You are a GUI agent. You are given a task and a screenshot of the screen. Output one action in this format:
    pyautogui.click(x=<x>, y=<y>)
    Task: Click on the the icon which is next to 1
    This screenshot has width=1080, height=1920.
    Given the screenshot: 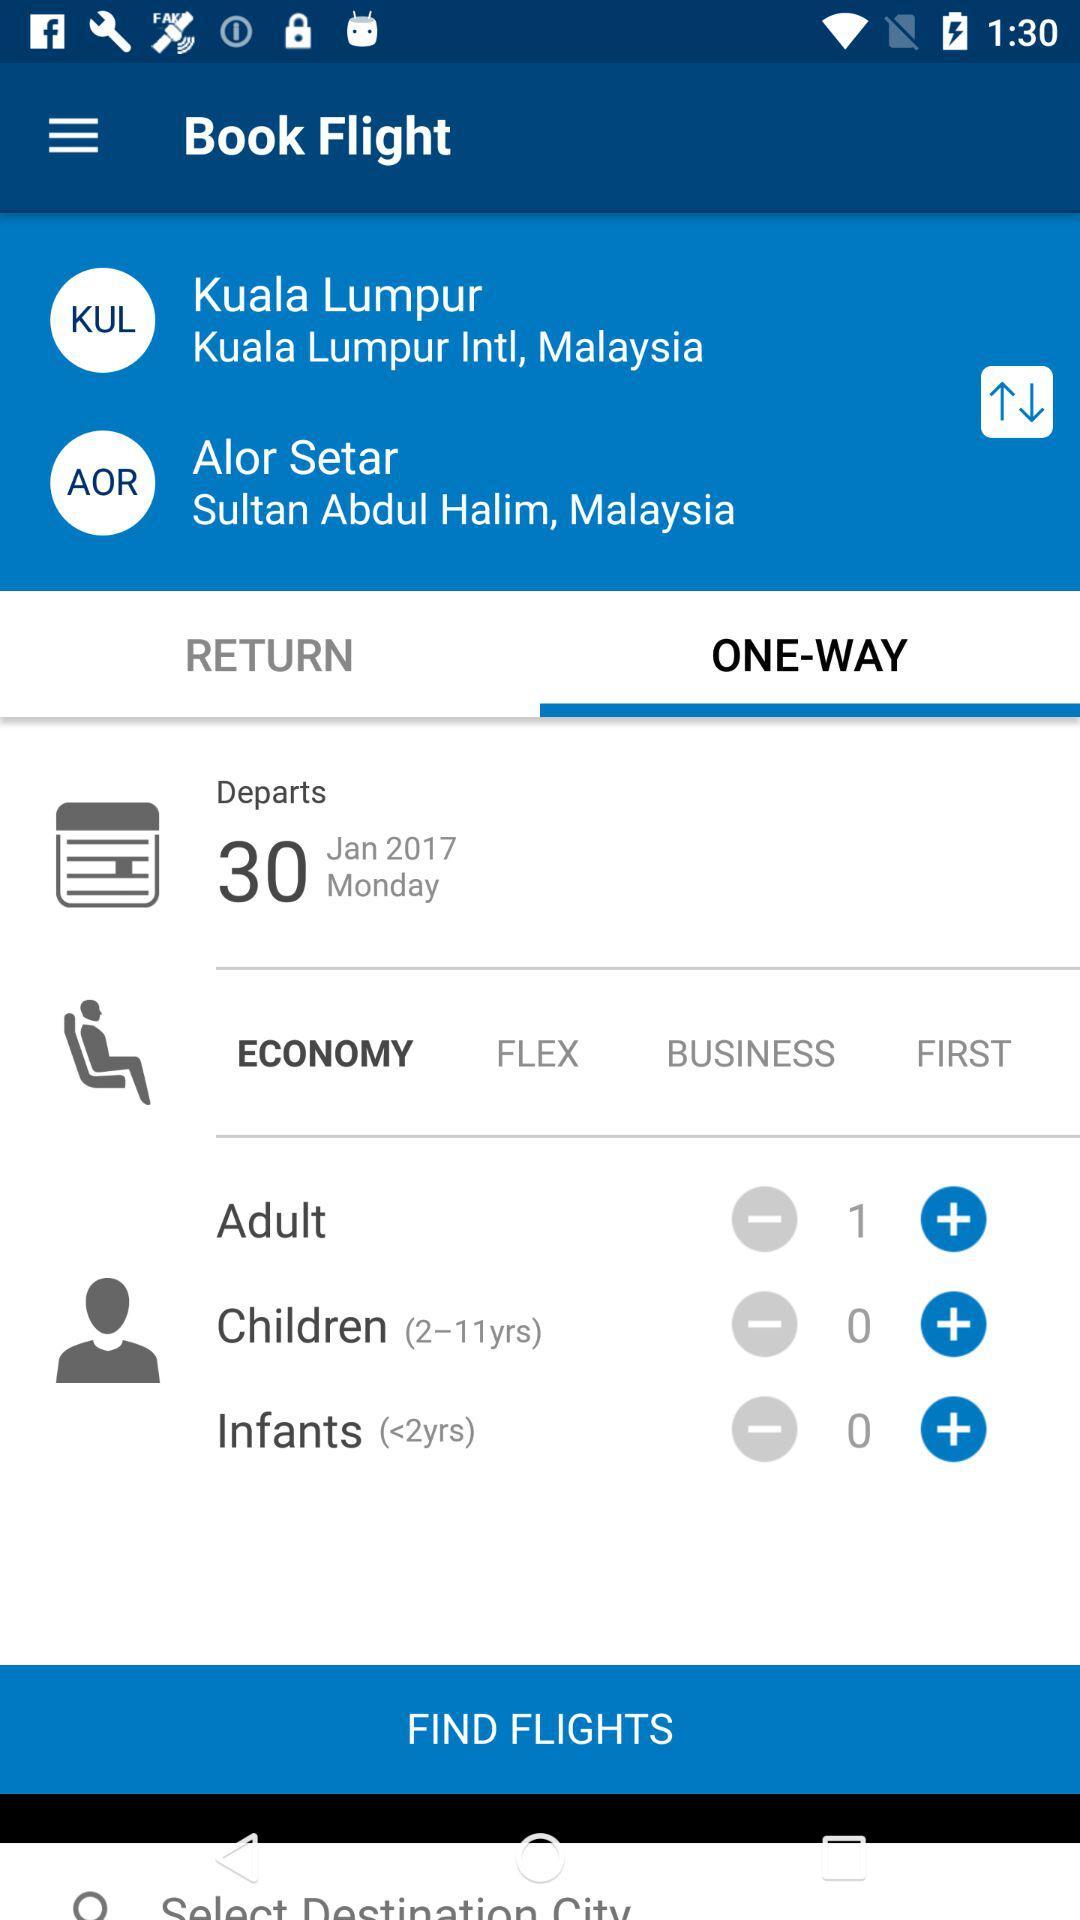 What is the action you would take?
    pyautogui.click(x=952, y=1324)
    